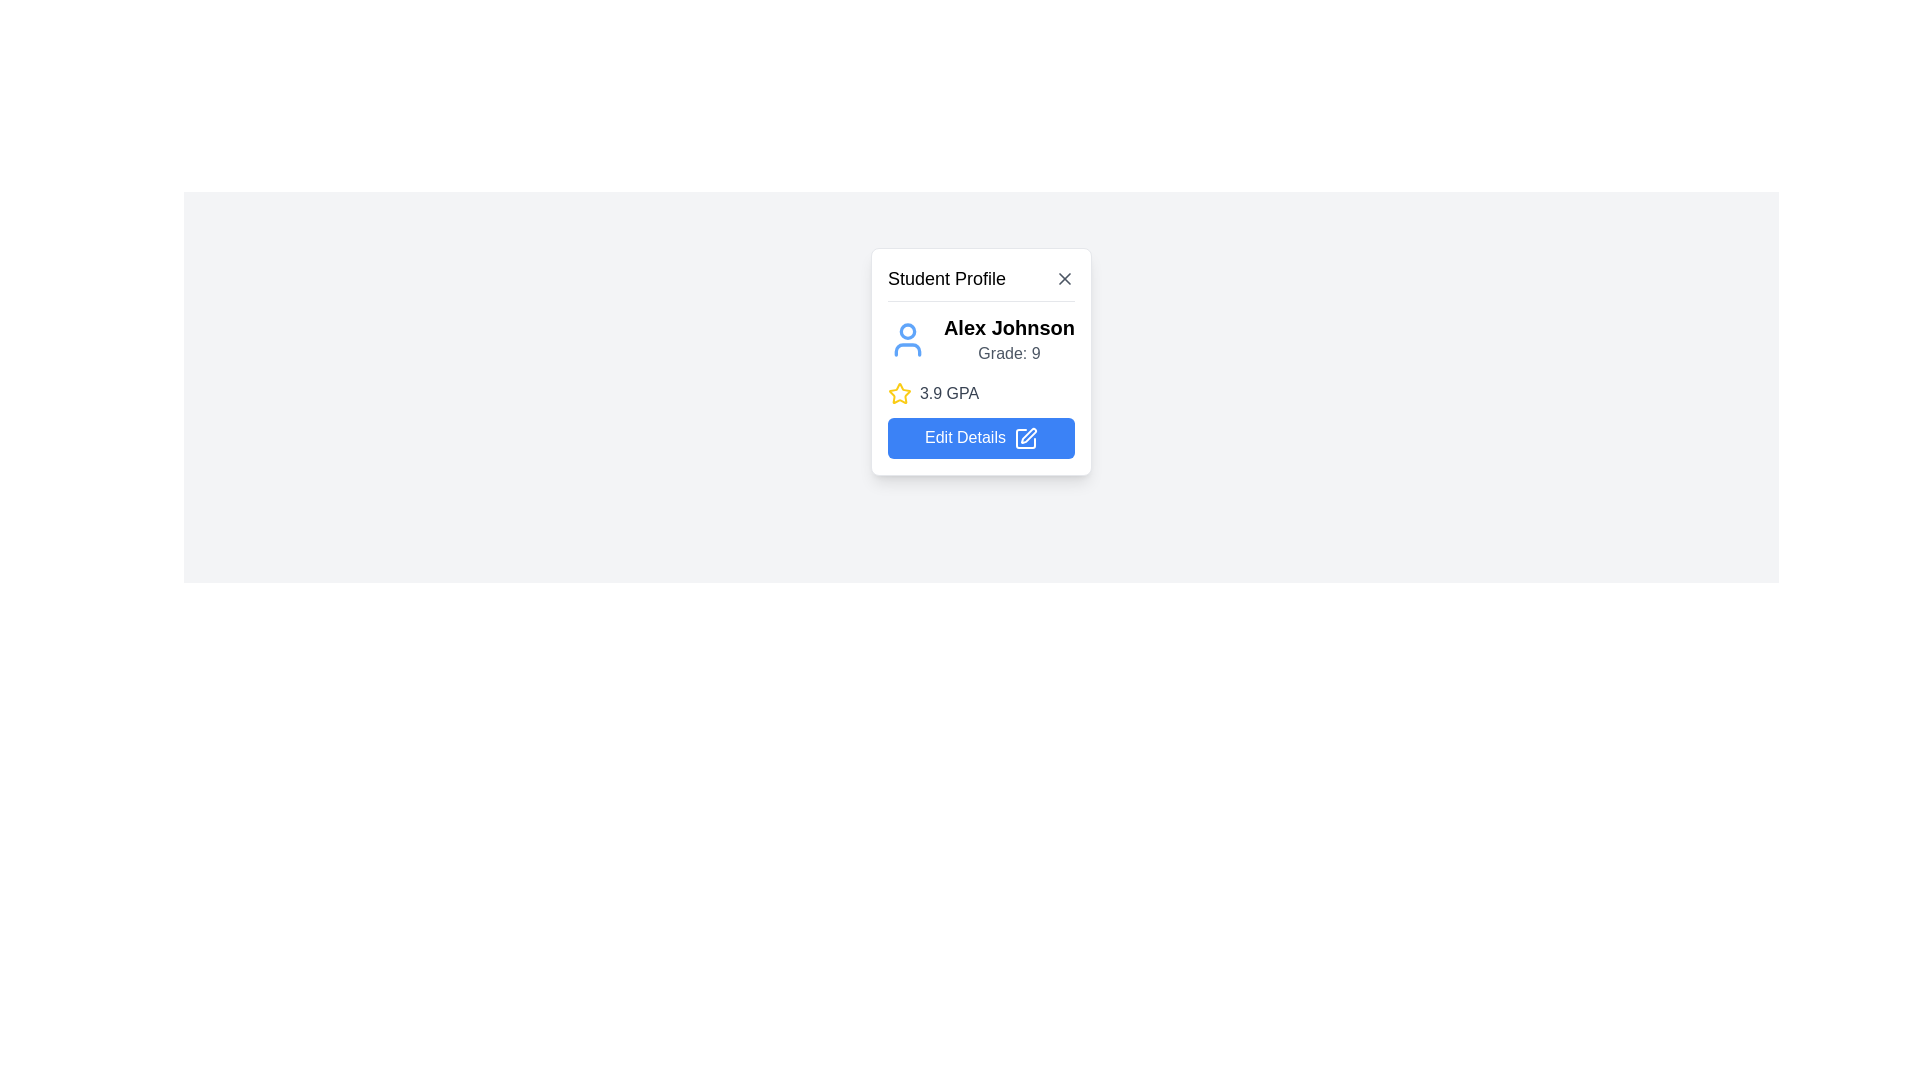 This screenshot has width=1920, height=1080. I want to click on the blue user icon silhouette located at the top-left corner of the 'Student Profile' card, next to the user name 'Alex Johnson', so click(906, 338).